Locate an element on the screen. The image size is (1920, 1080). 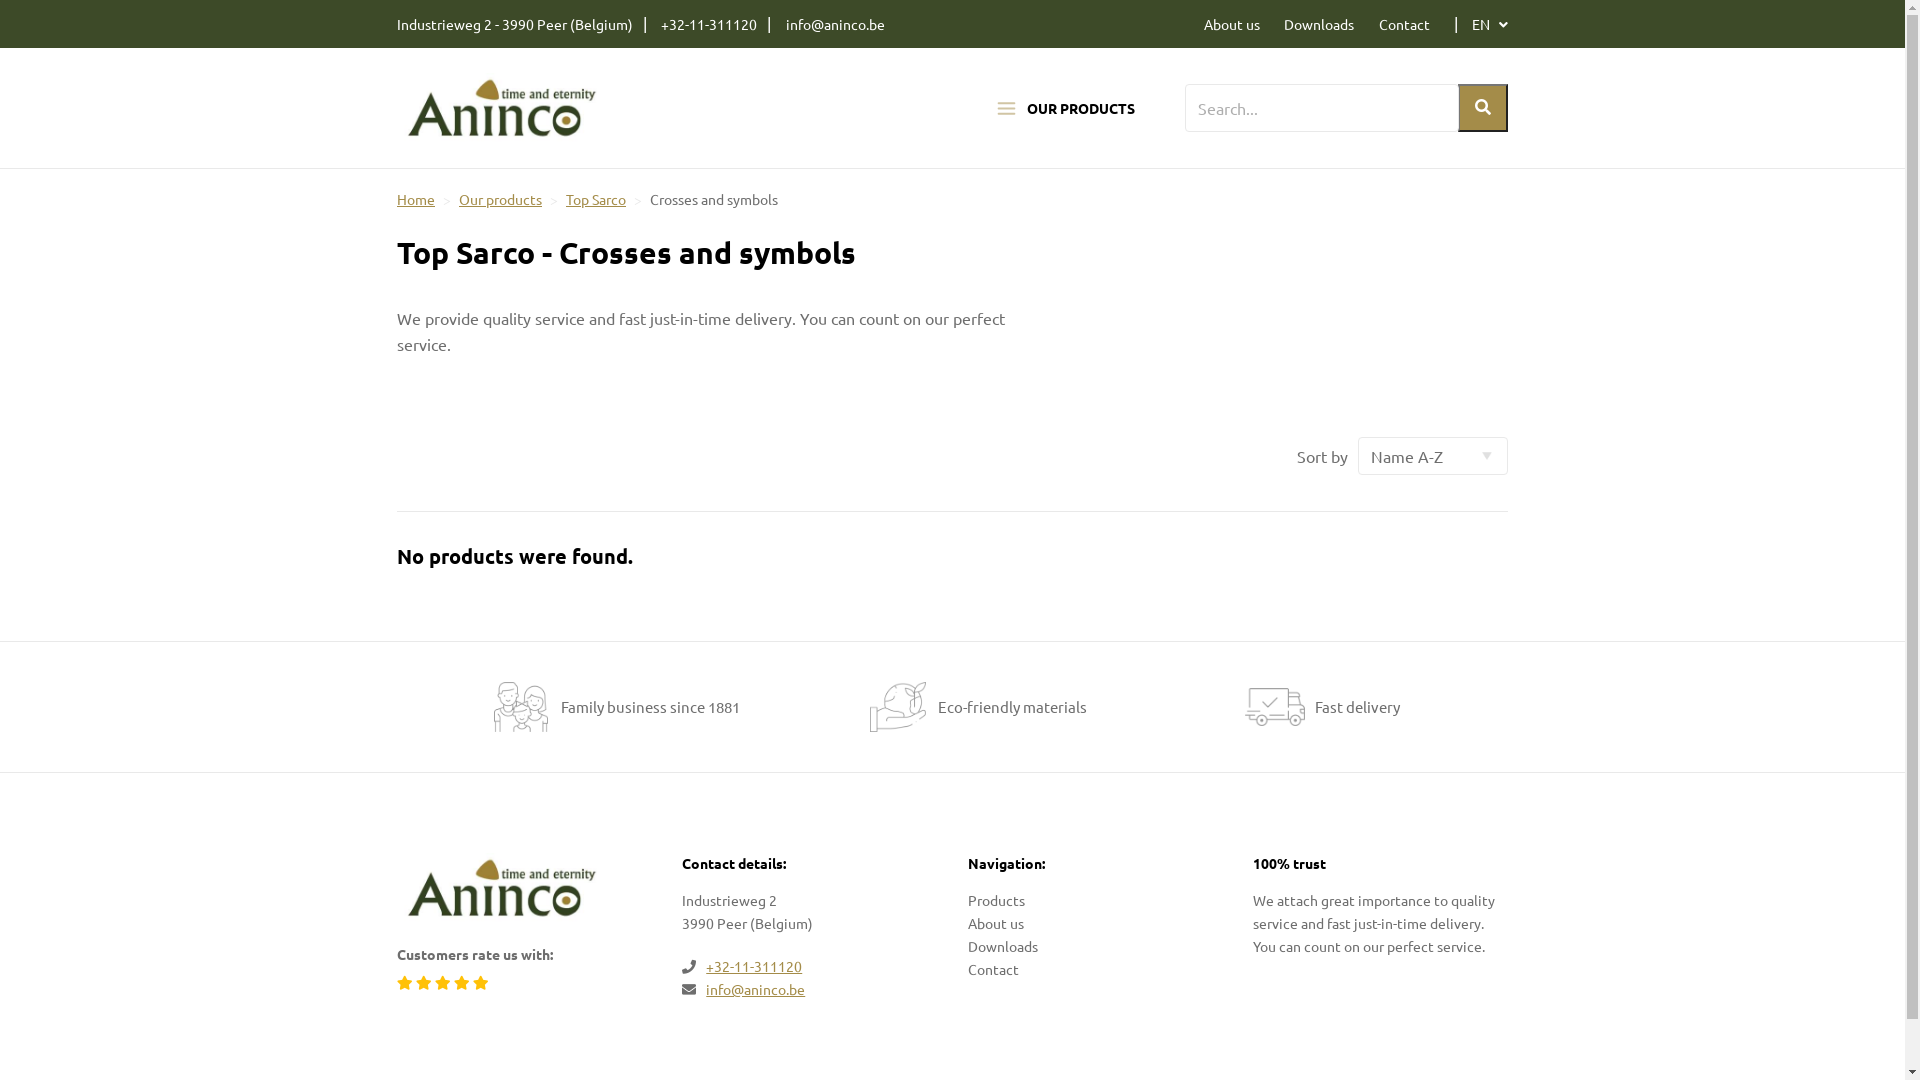
'Contact' is located at coordinates (993, 967).